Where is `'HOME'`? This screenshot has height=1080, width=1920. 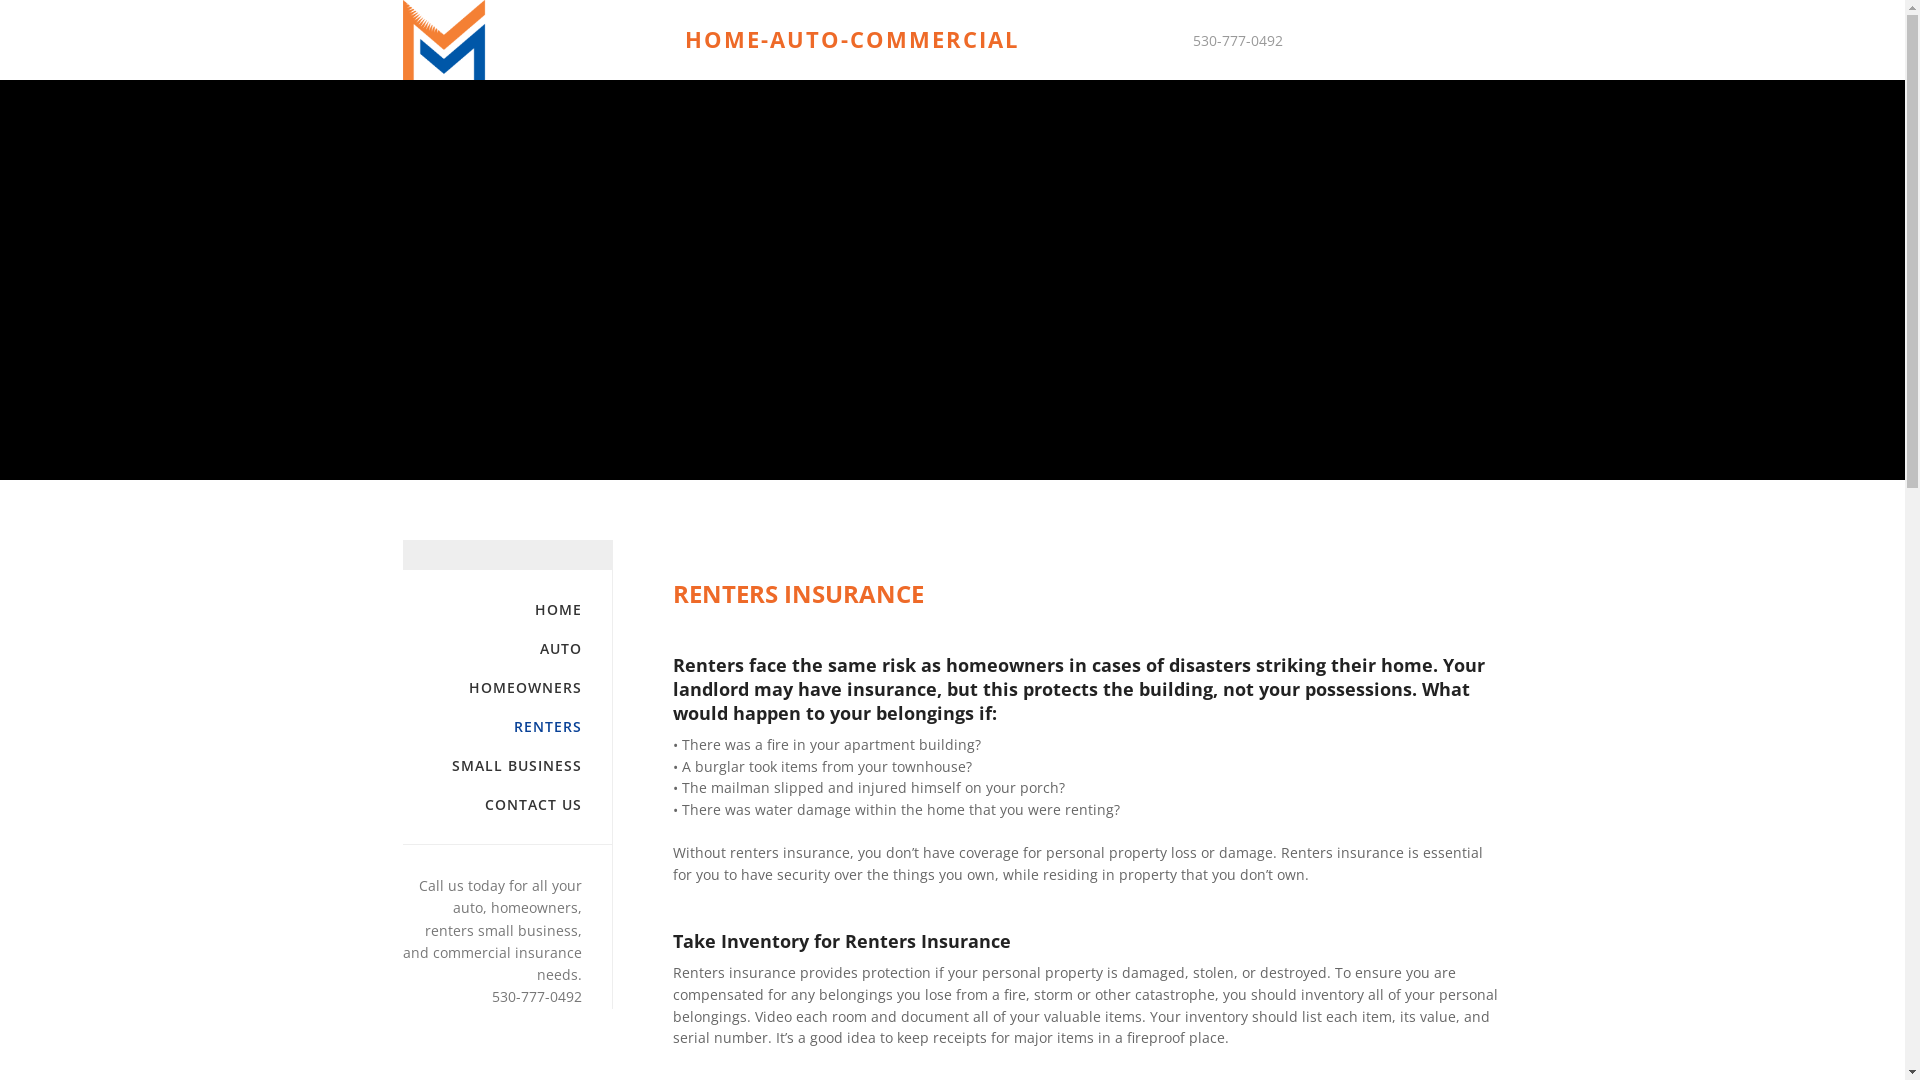 'HOME' is located at coordinates (491, 608).